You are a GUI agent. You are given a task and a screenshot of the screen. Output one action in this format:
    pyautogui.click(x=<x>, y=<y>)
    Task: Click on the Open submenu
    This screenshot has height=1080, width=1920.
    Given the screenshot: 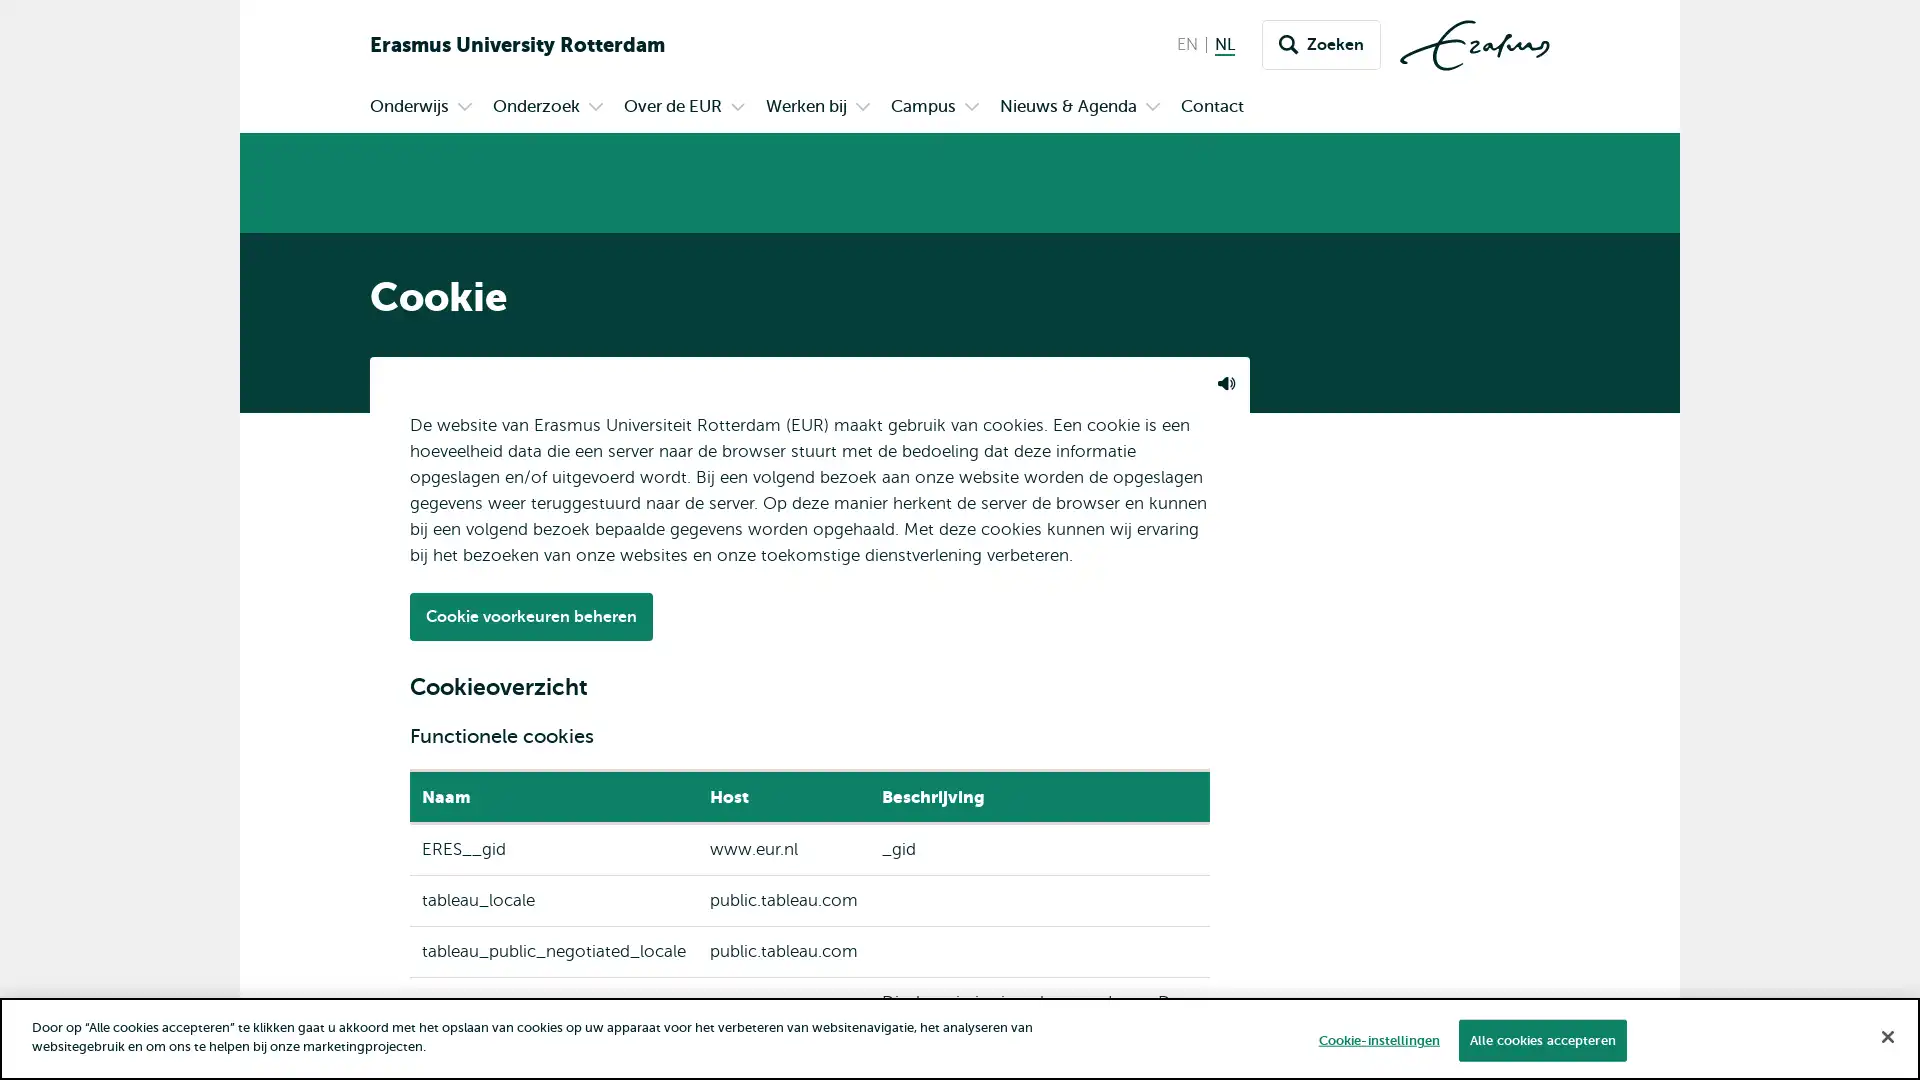 What is the action you would take?
    pyautogui.click(x=464, y=108)
    